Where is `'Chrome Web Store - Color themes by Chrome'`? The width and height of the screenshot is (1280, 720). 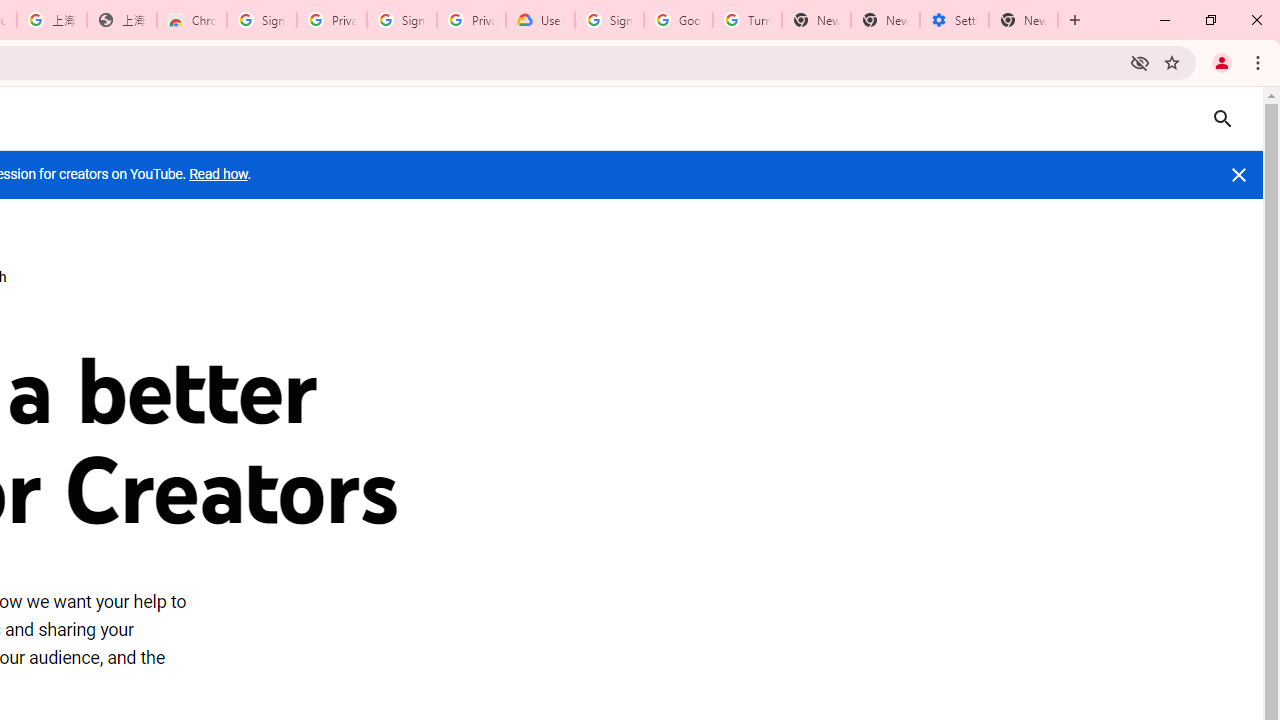
'Chrome Web Store - Color themes by Chrome' is located at coordinates (192, 20).